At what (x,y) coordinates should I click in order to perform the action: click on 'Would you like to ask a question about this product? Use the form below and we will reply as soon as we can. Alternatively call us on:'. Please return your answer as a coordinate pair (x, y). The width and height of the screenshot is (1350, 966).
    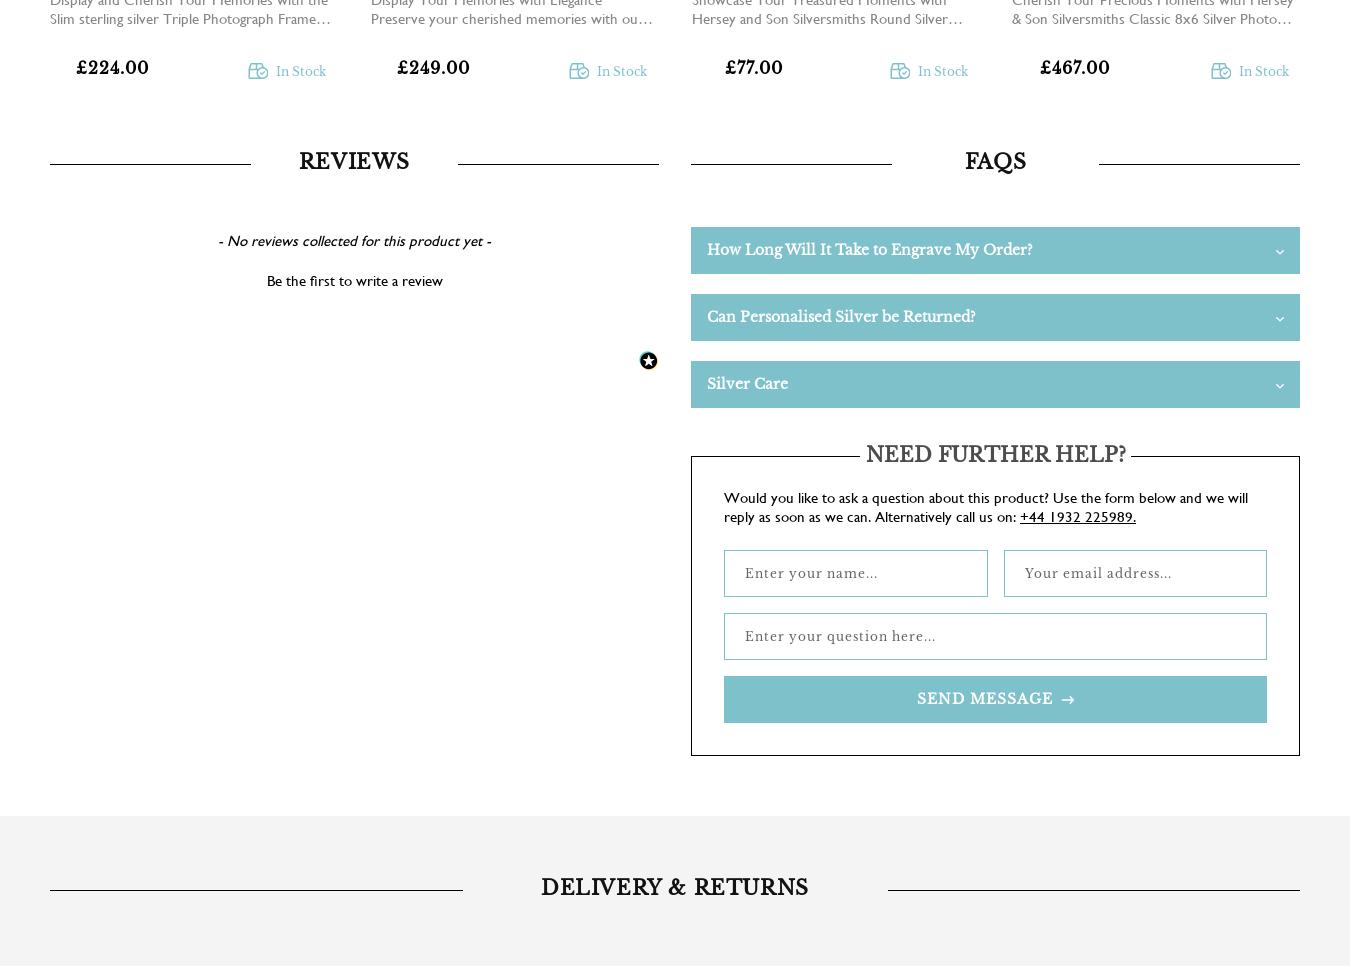
    Looking at the image, I should click on (985, 505).